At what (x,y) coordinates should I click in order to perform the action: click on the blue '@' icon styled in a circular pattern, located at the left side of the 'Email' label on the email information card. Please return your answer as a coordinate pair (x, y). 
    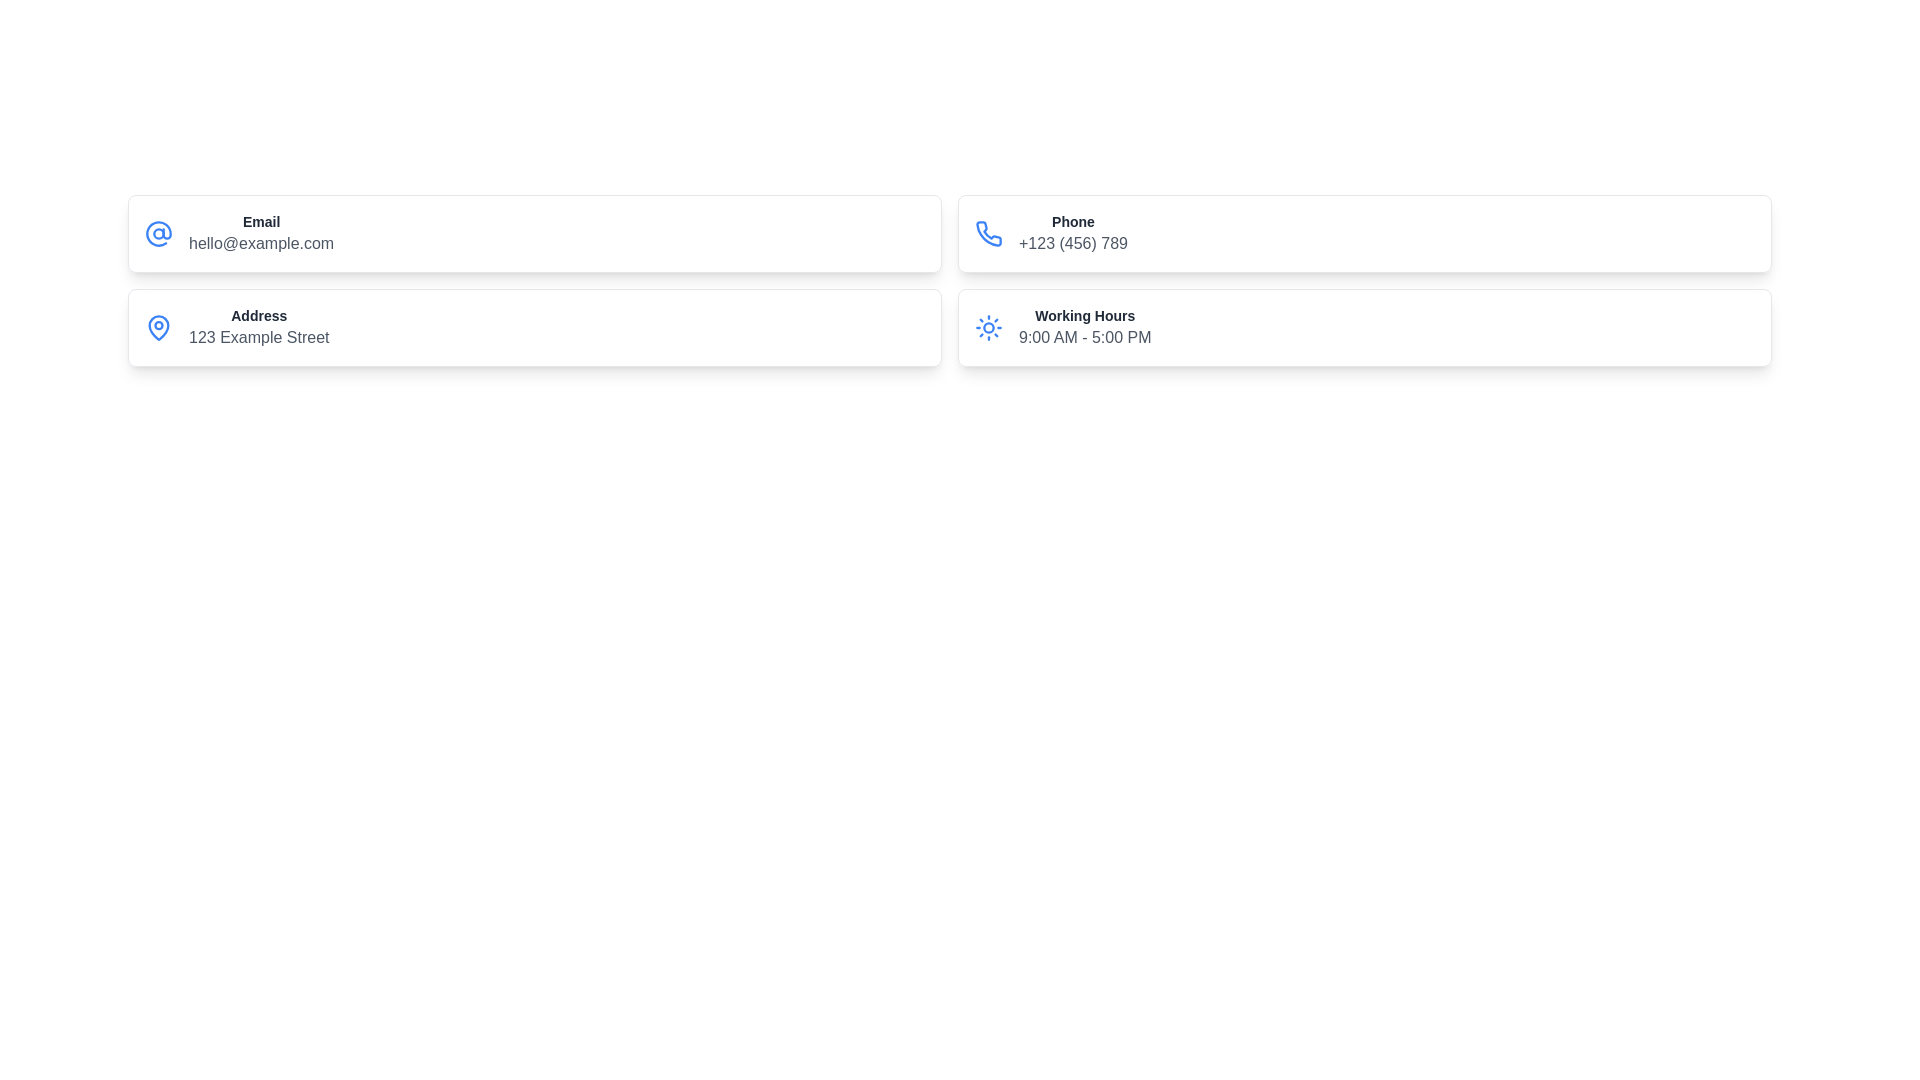
    Looking at the image, I should click on (157, 233).